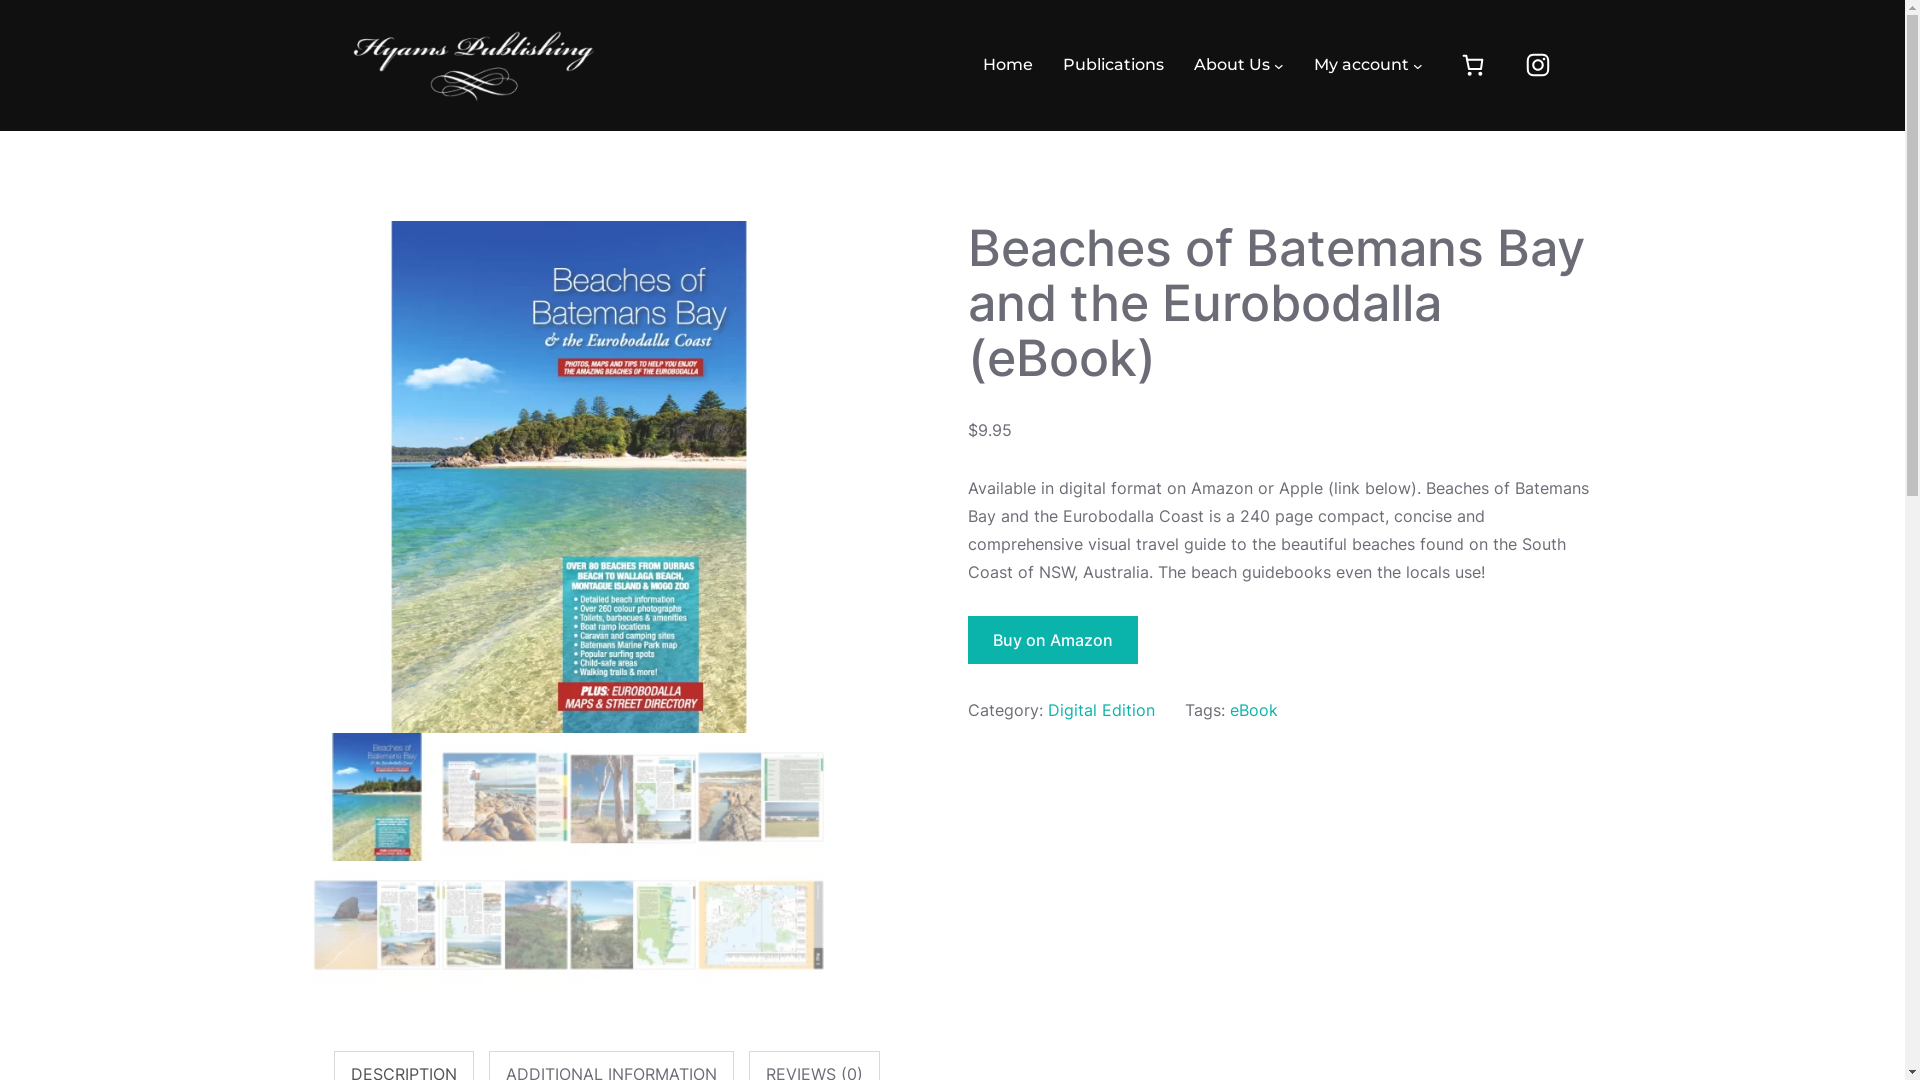 The width and height of the screenshot is (1920, 1080). Describe the element at coordinates (1051, 640) in the screenshot. I see `'Buy on Amazon'` at that location.